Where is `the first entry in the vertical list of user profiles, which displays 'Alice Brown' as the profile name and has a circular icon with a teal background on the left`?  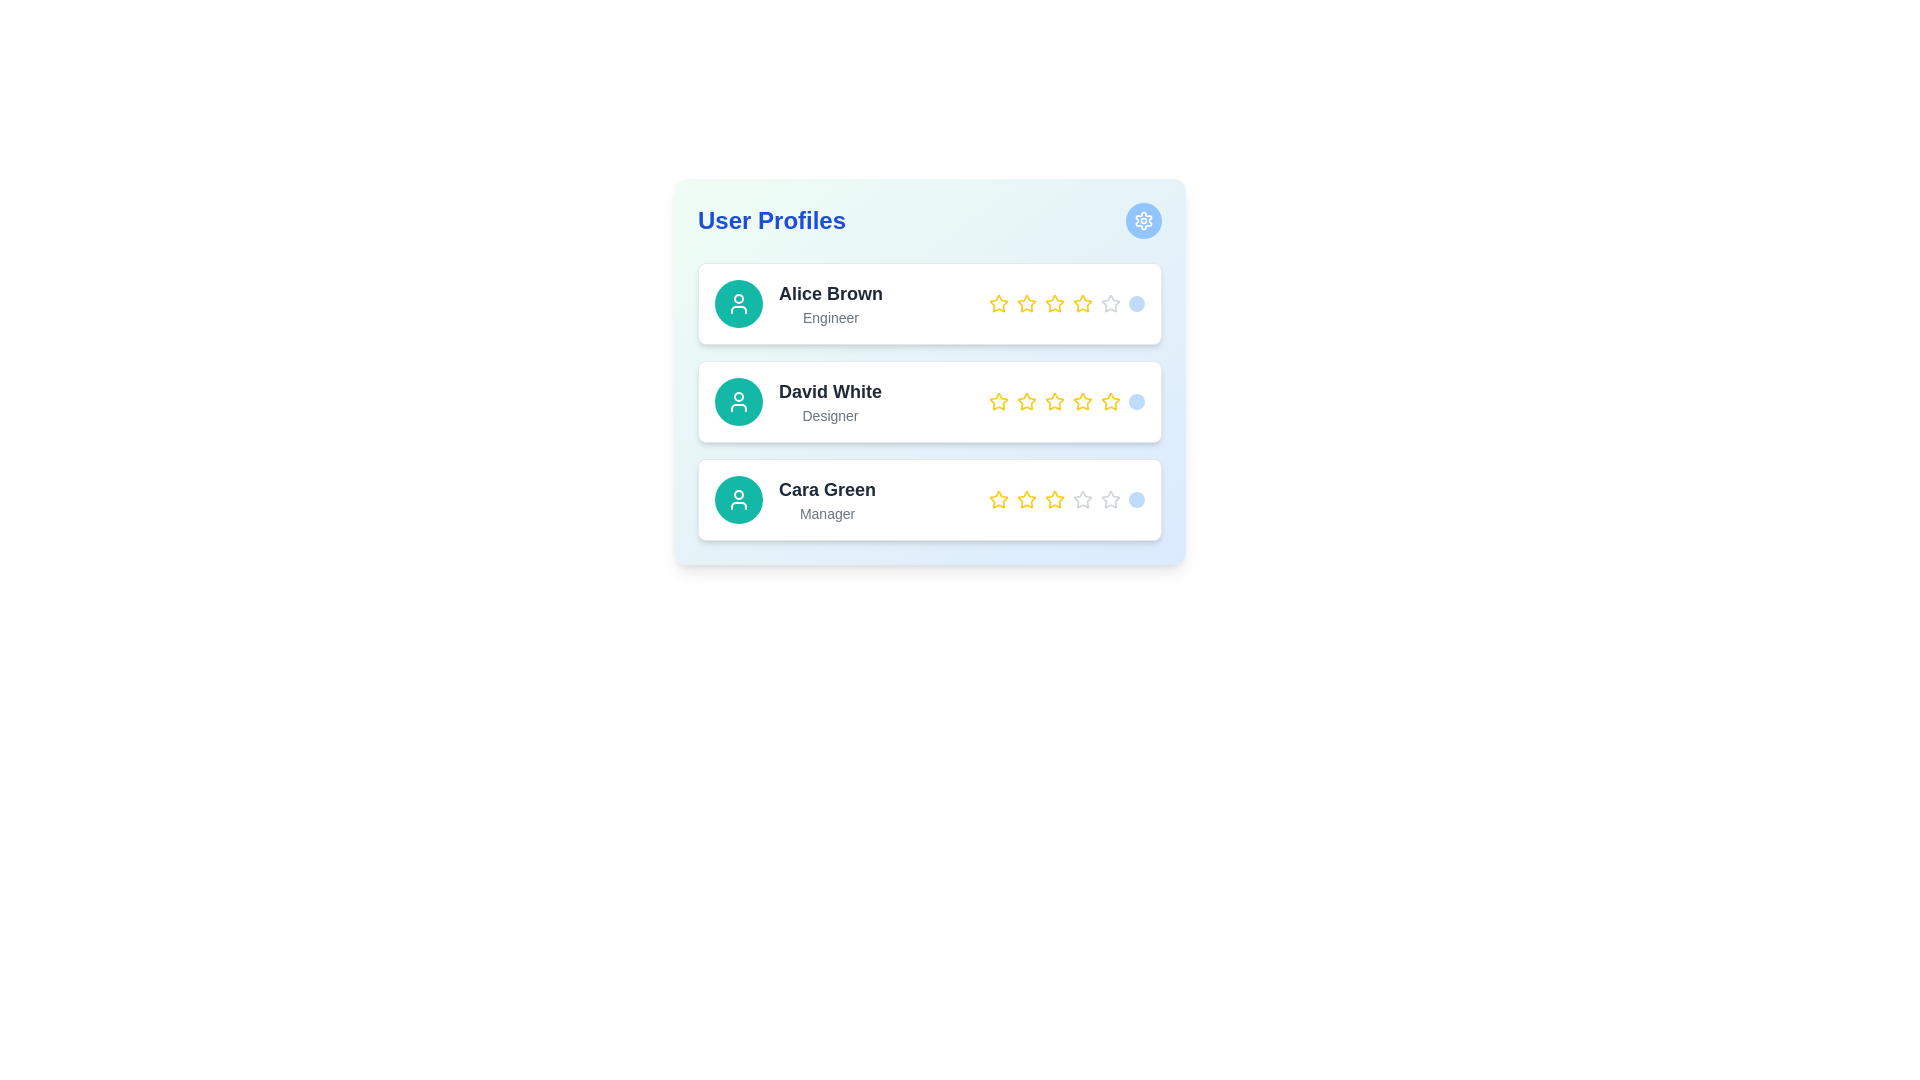 the first entry in the vertical list of user profiles, which displays 'Alice Brown' as the profile name and has a circular icon with a teal background on the left is located at coordinates (798, 304).